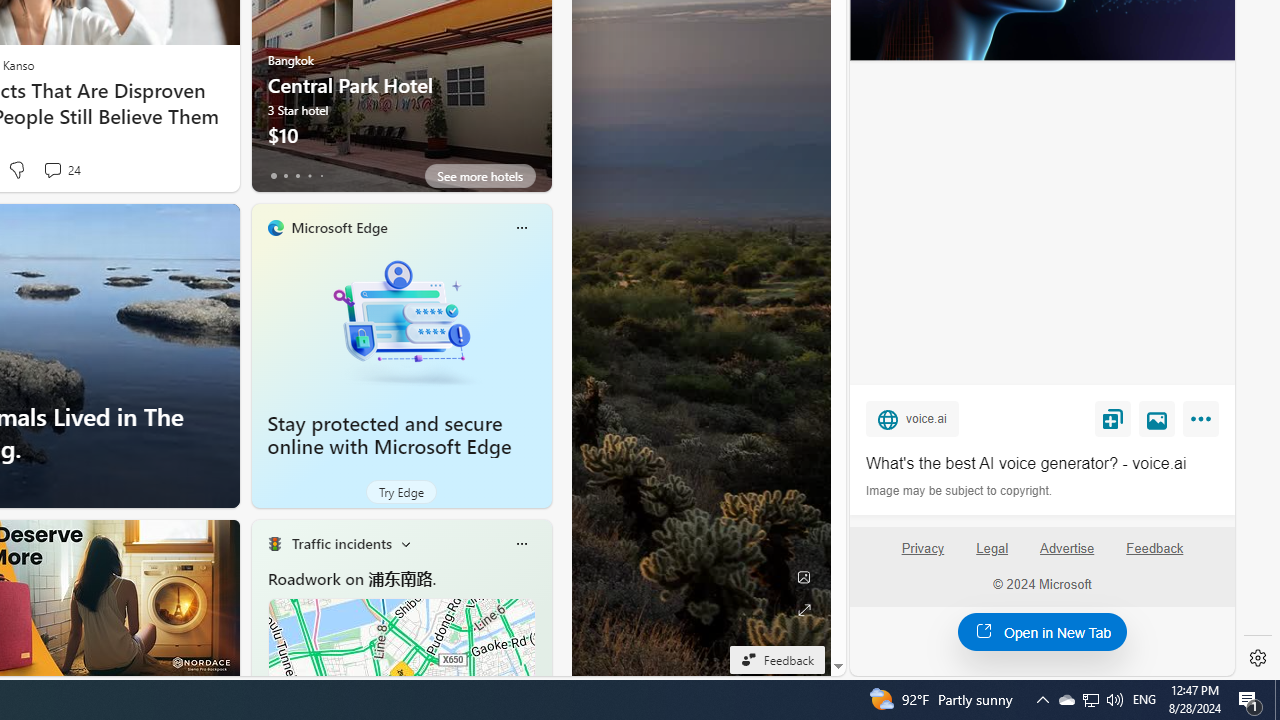 The height and width of the screenshot is (720, 1280). I want to click on 'Privacy', so click(921, 557).